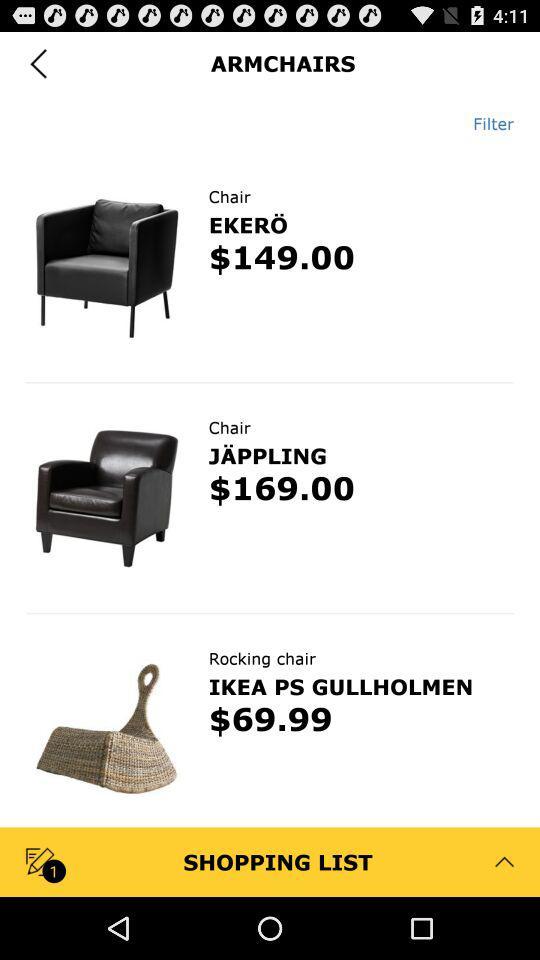 Image resolution: width=540 pixels, height=960 pixels. I want to click on the item above $149.00 app, so click(248, 224).